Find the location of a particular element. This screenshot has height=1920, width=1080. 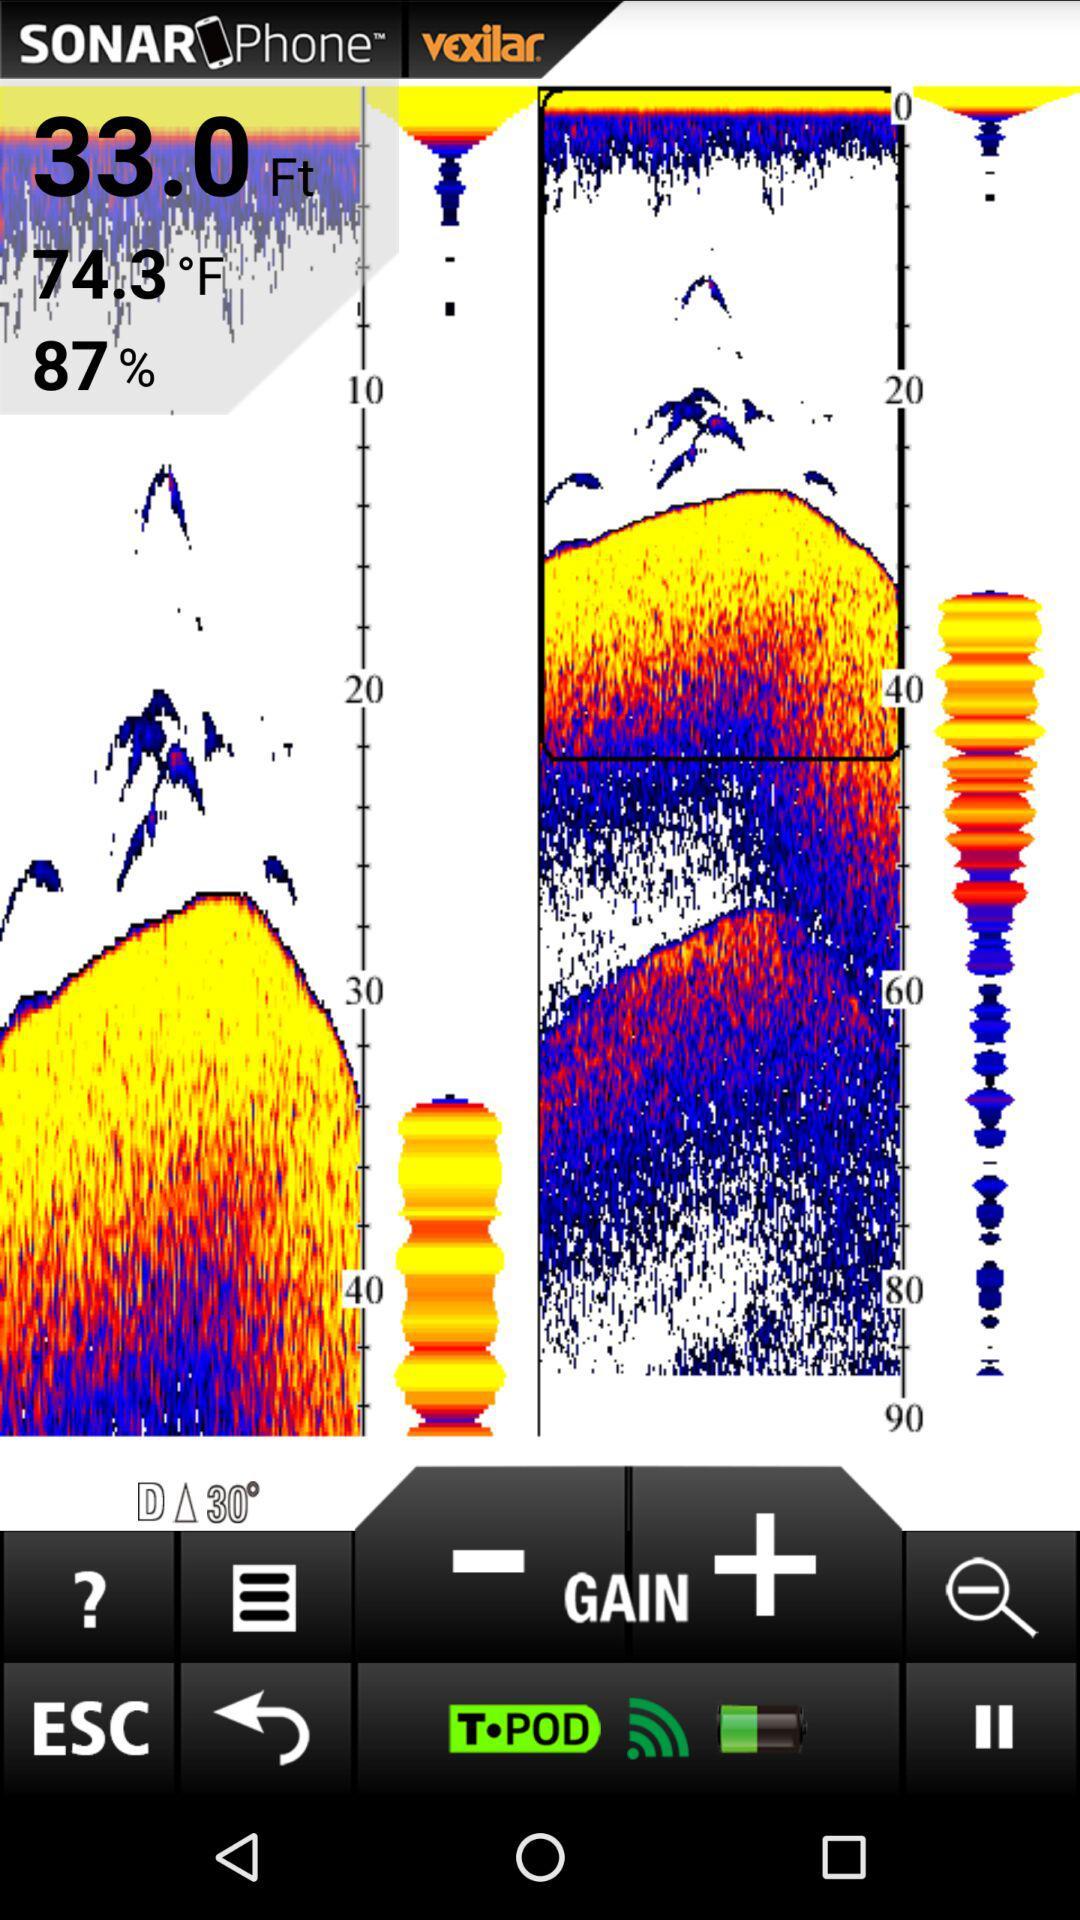

ingres sonar is located at coordinates (765, 1563).